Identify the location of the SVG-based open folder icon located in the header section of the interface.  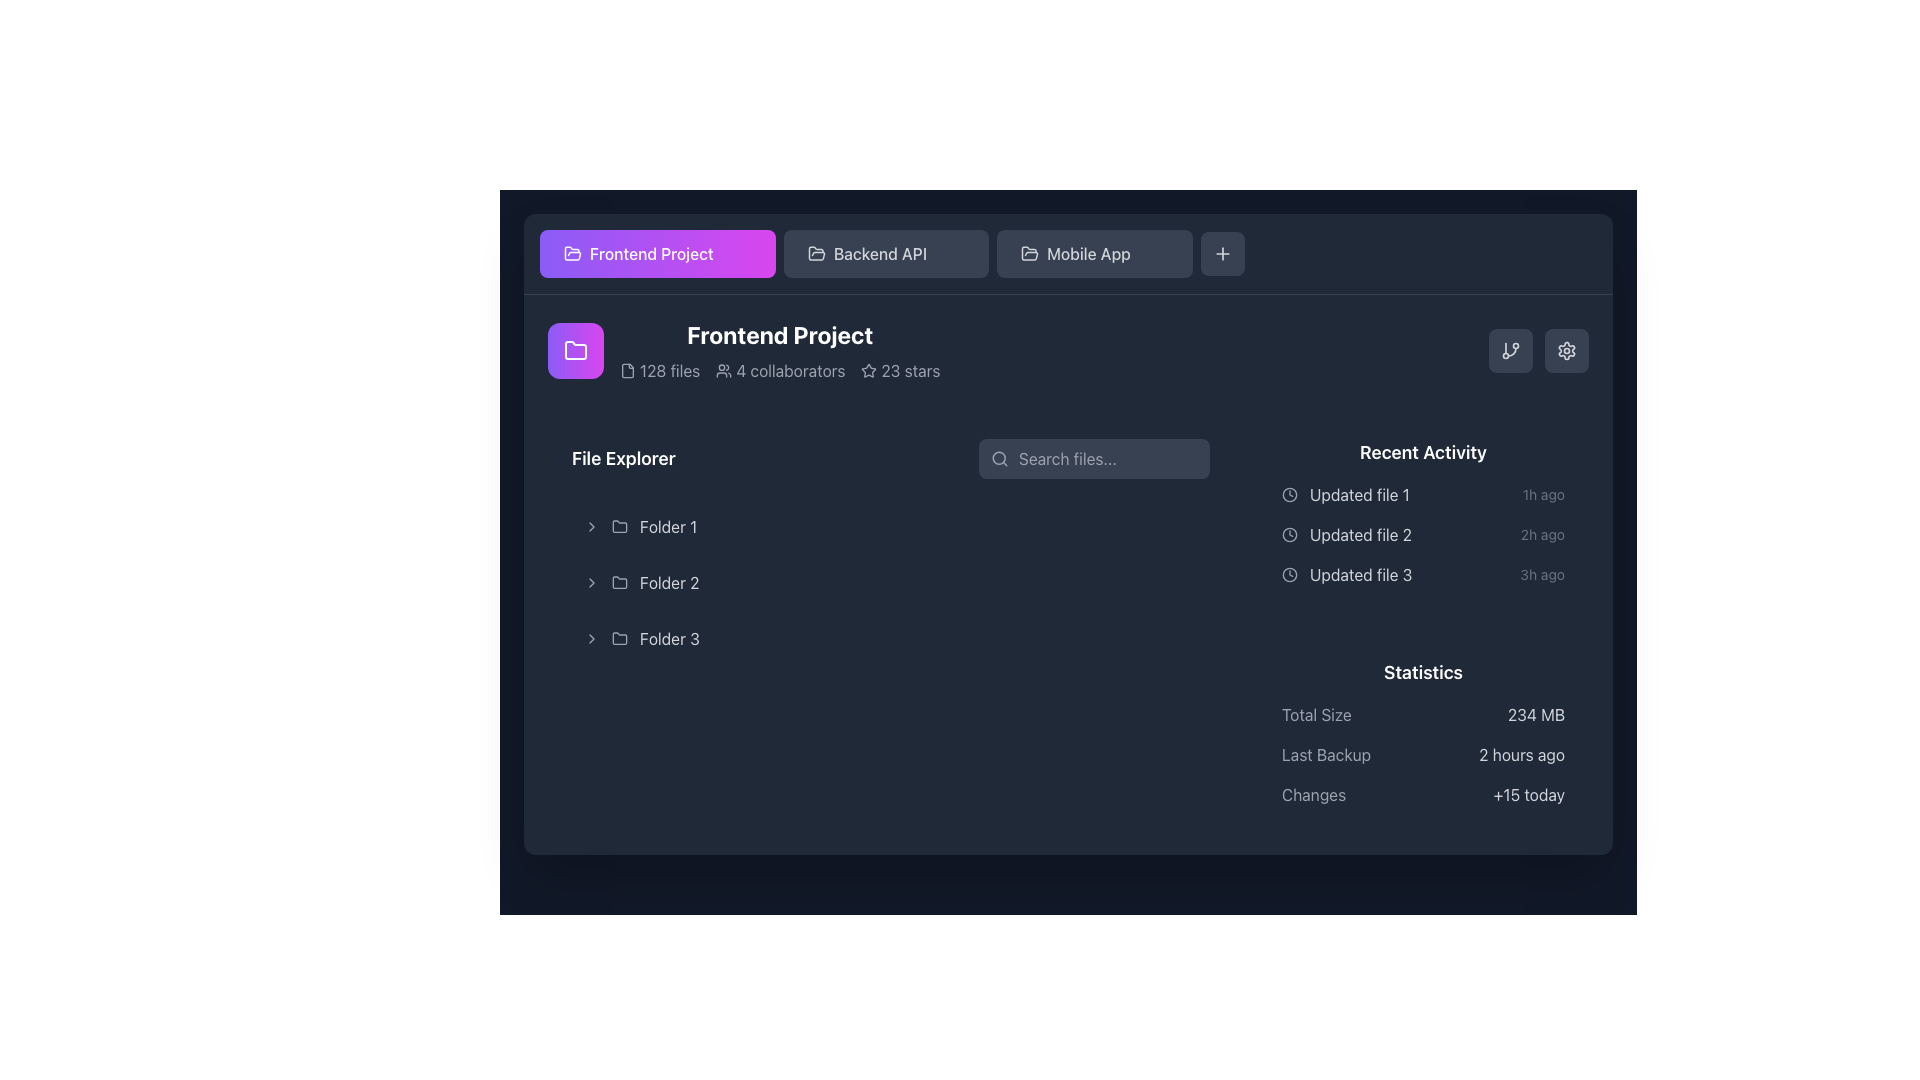
(1030, 252).